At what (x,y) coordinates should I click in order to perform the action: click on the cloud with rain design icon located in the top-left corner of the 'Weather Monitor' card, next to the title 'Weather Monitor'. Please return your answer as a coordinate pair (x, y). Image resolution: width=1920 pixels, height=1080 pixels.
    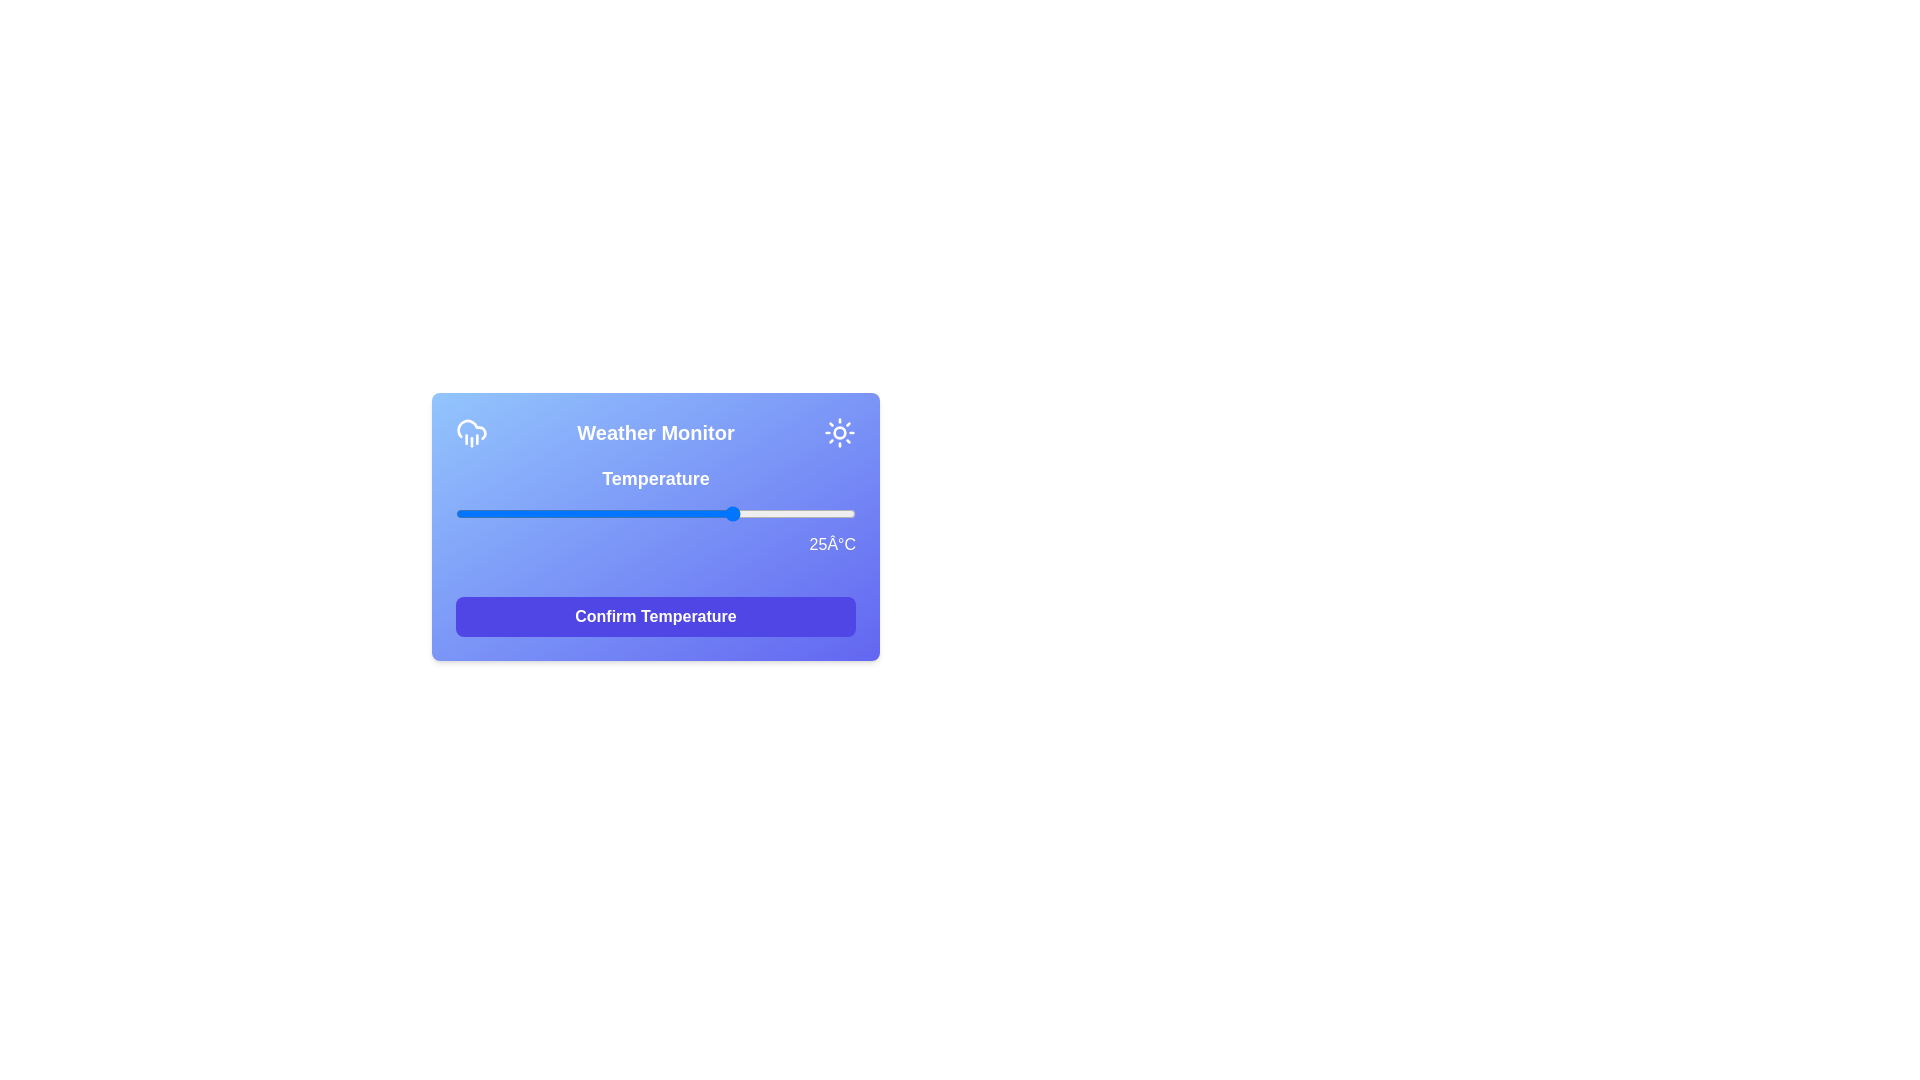
    Looking at the image, I should click on (470, 431).